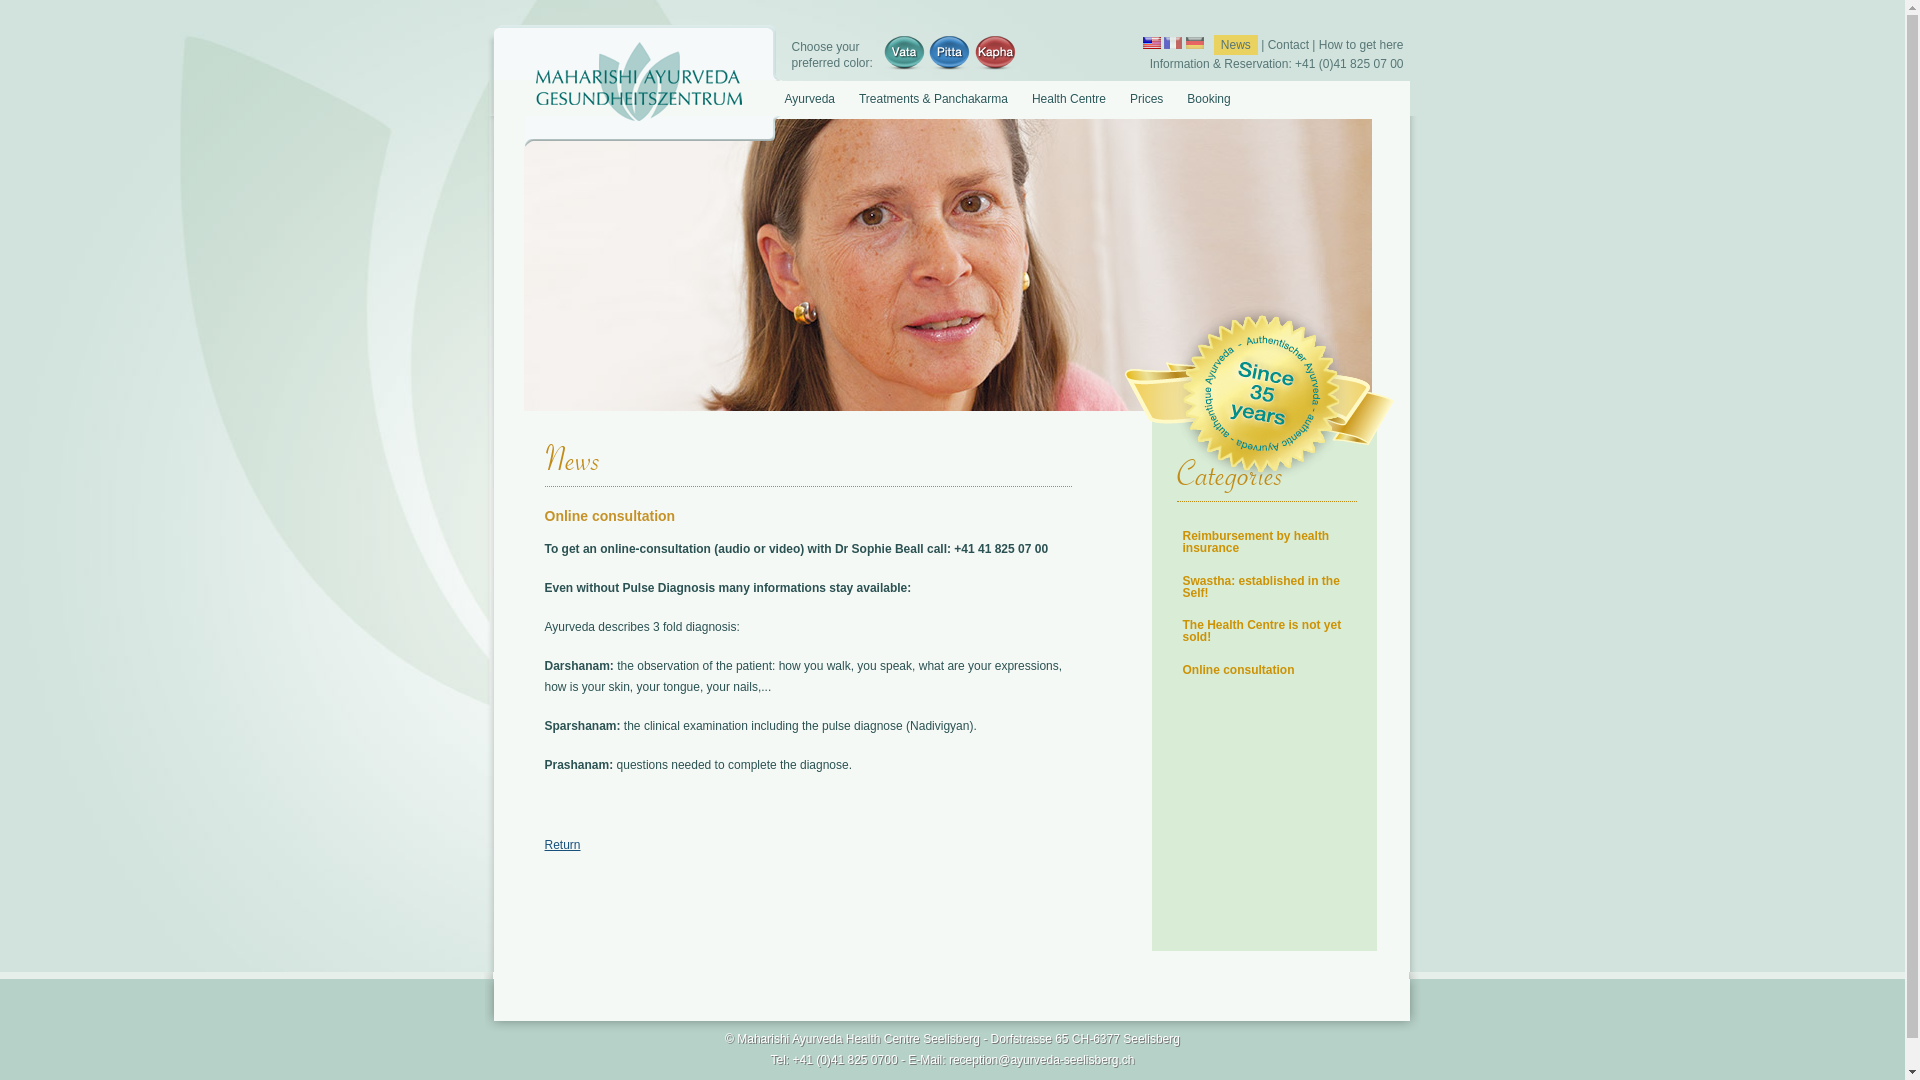 The image size is (1920, 1080). What do you see at coordinates (1146, 98) in the screenshot?
I see `'Prices'` at bounding box center [1146, 98].